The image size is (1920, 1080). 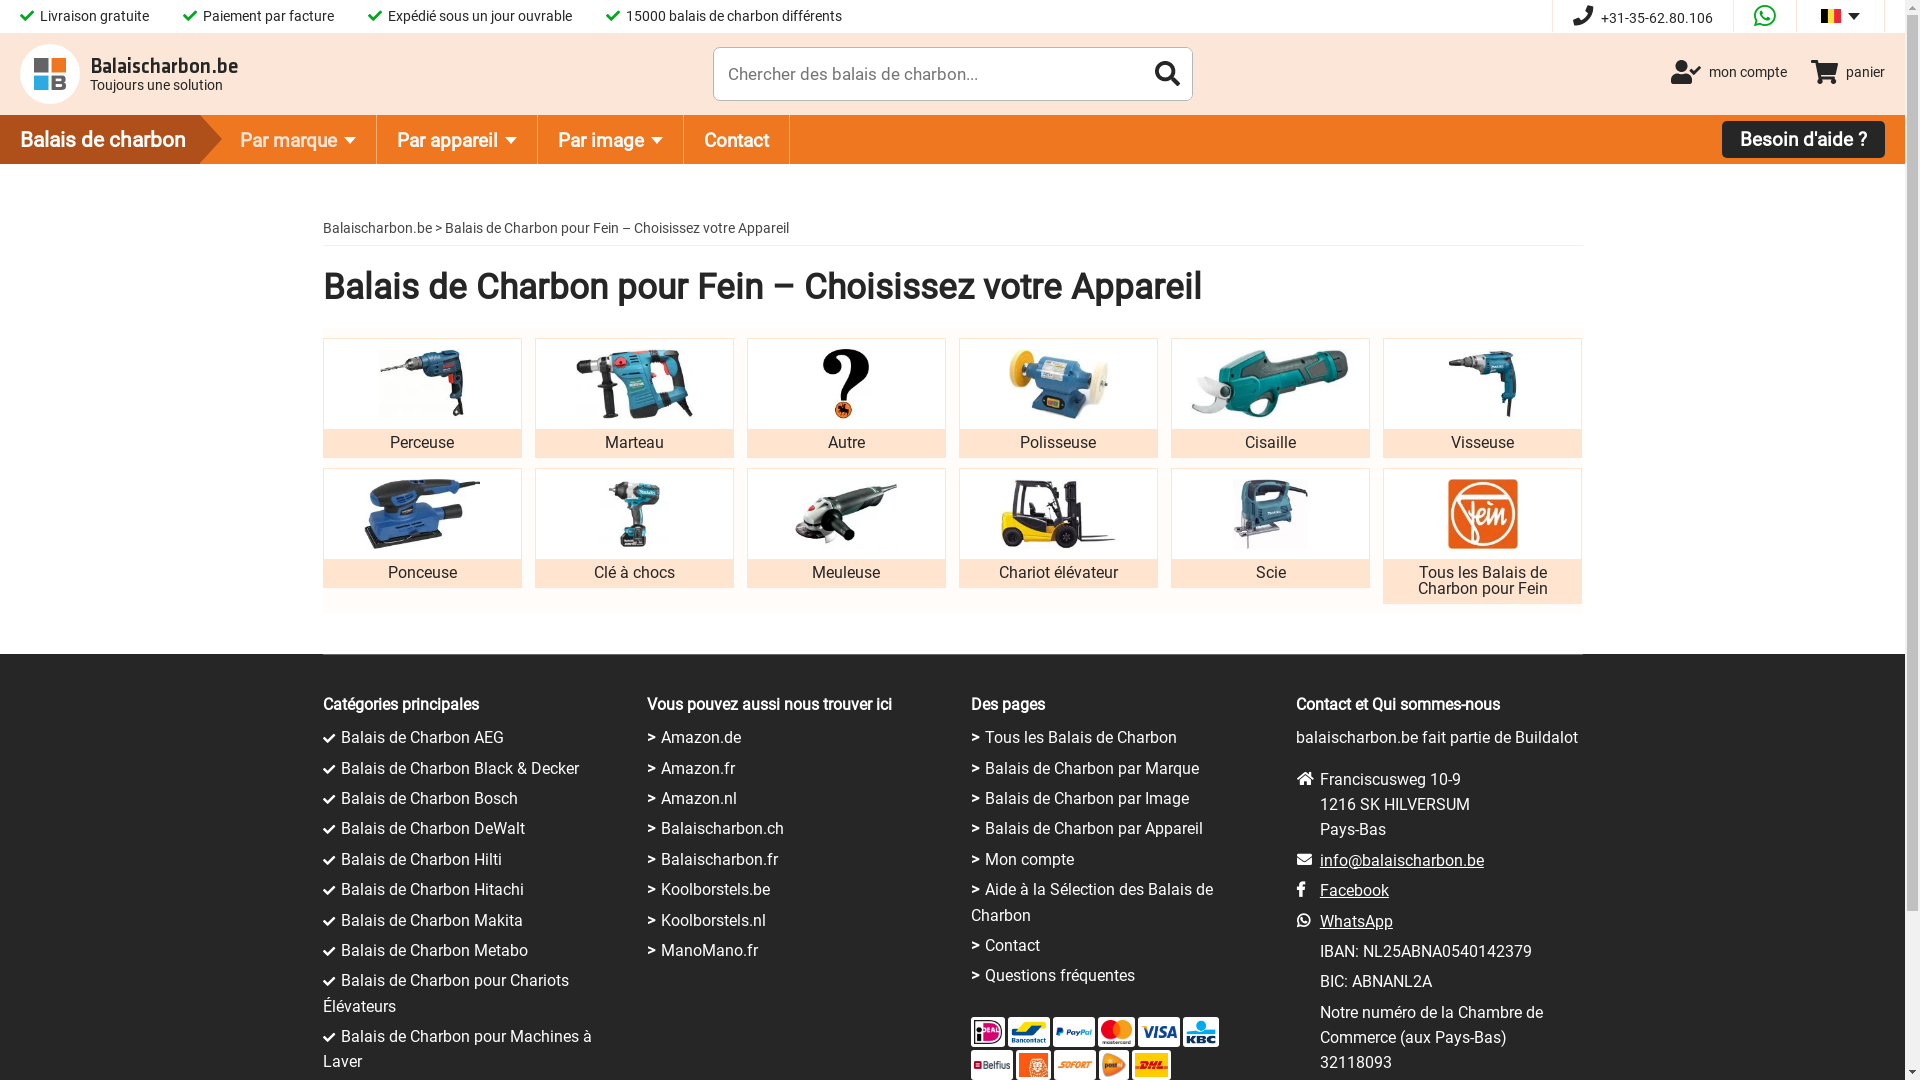 I want to click on 'Mastercard-logo', so click(x=1115, y=1032).